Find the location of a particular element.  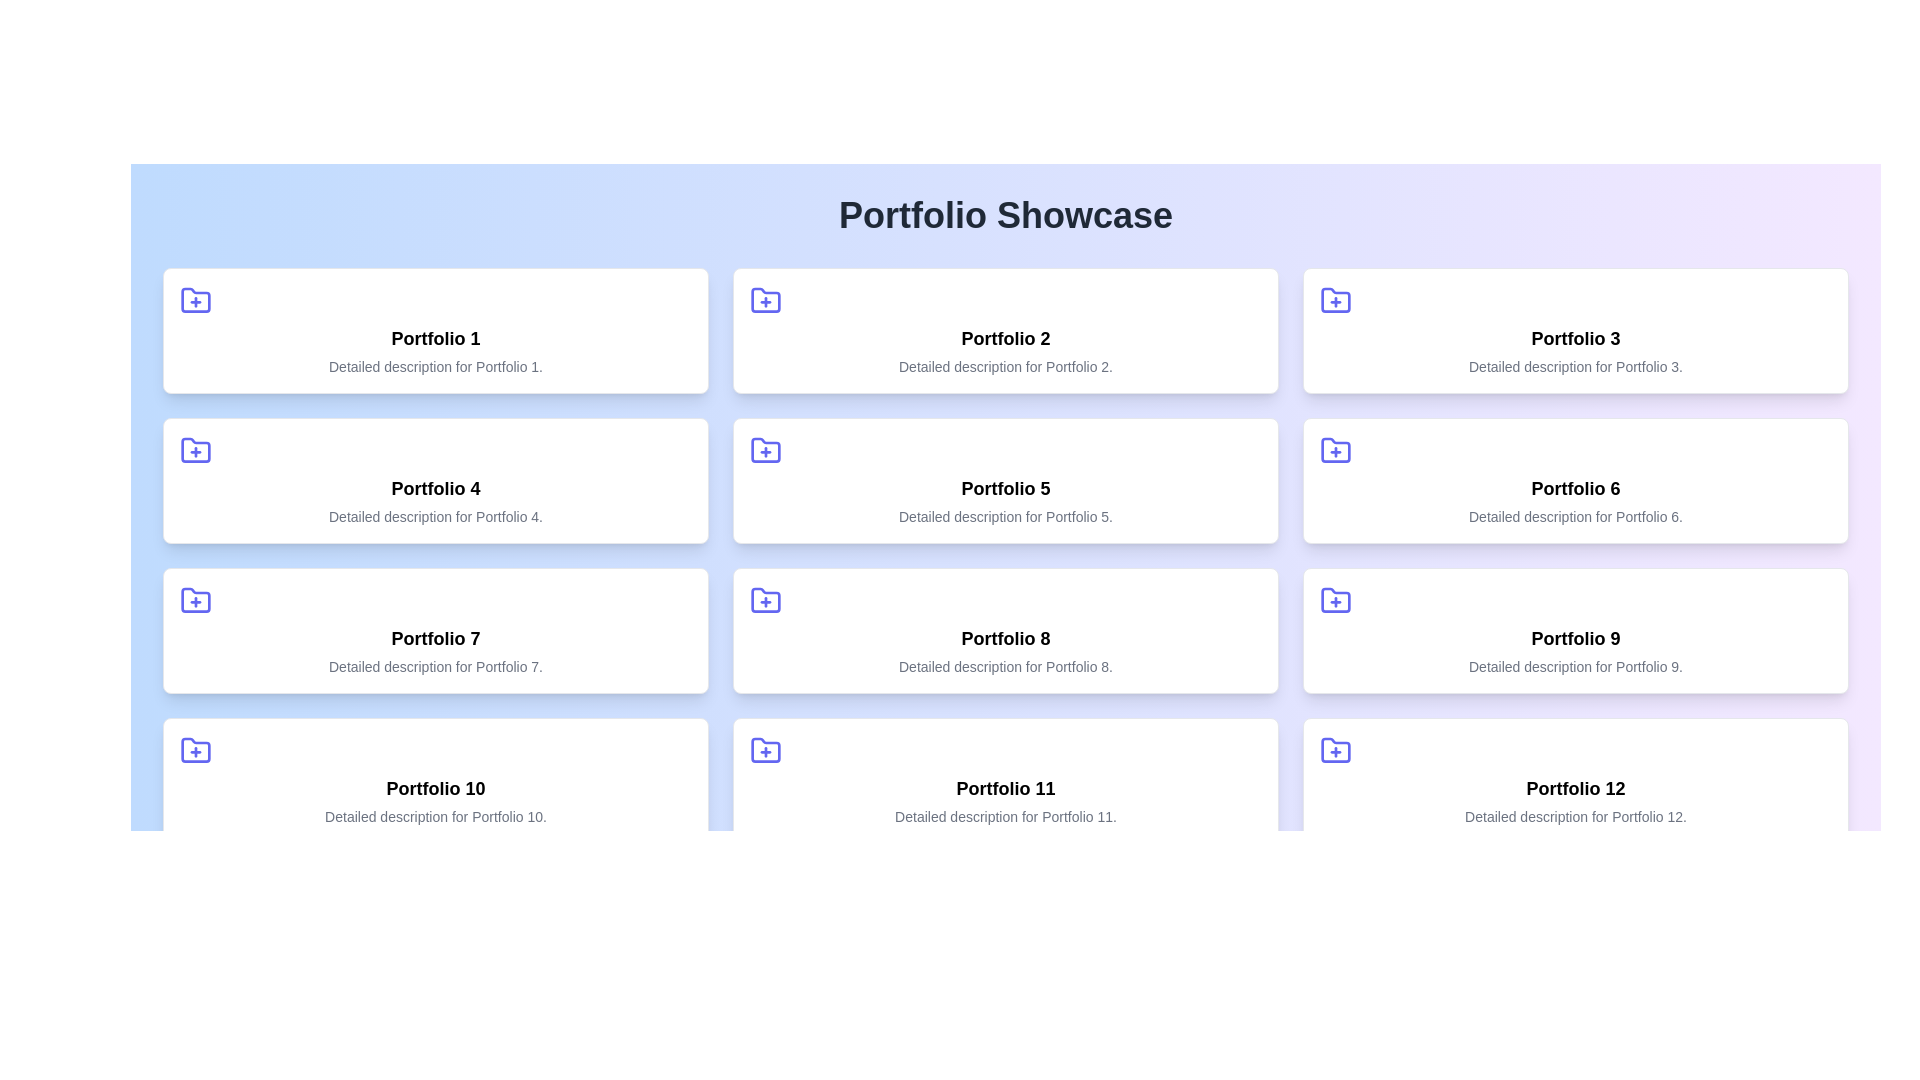

the text element styled in smaller gray font located under the heading 'Portfolio 6' in the sixth portfolio card, positioned in the second row, third column of the grid is located at coordinates (1574, 515).